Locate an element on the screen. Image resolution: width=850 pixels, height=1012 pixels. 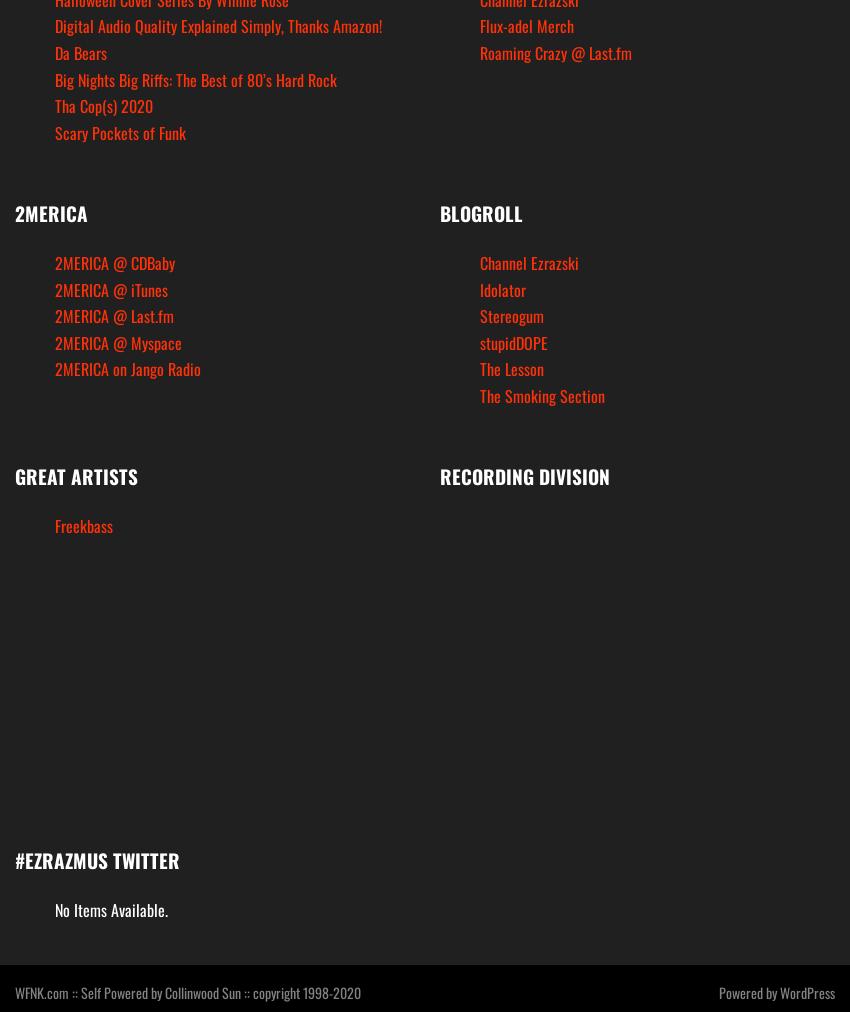
'2MERICA @ CDBaby' is located at coordinates (54, 262).